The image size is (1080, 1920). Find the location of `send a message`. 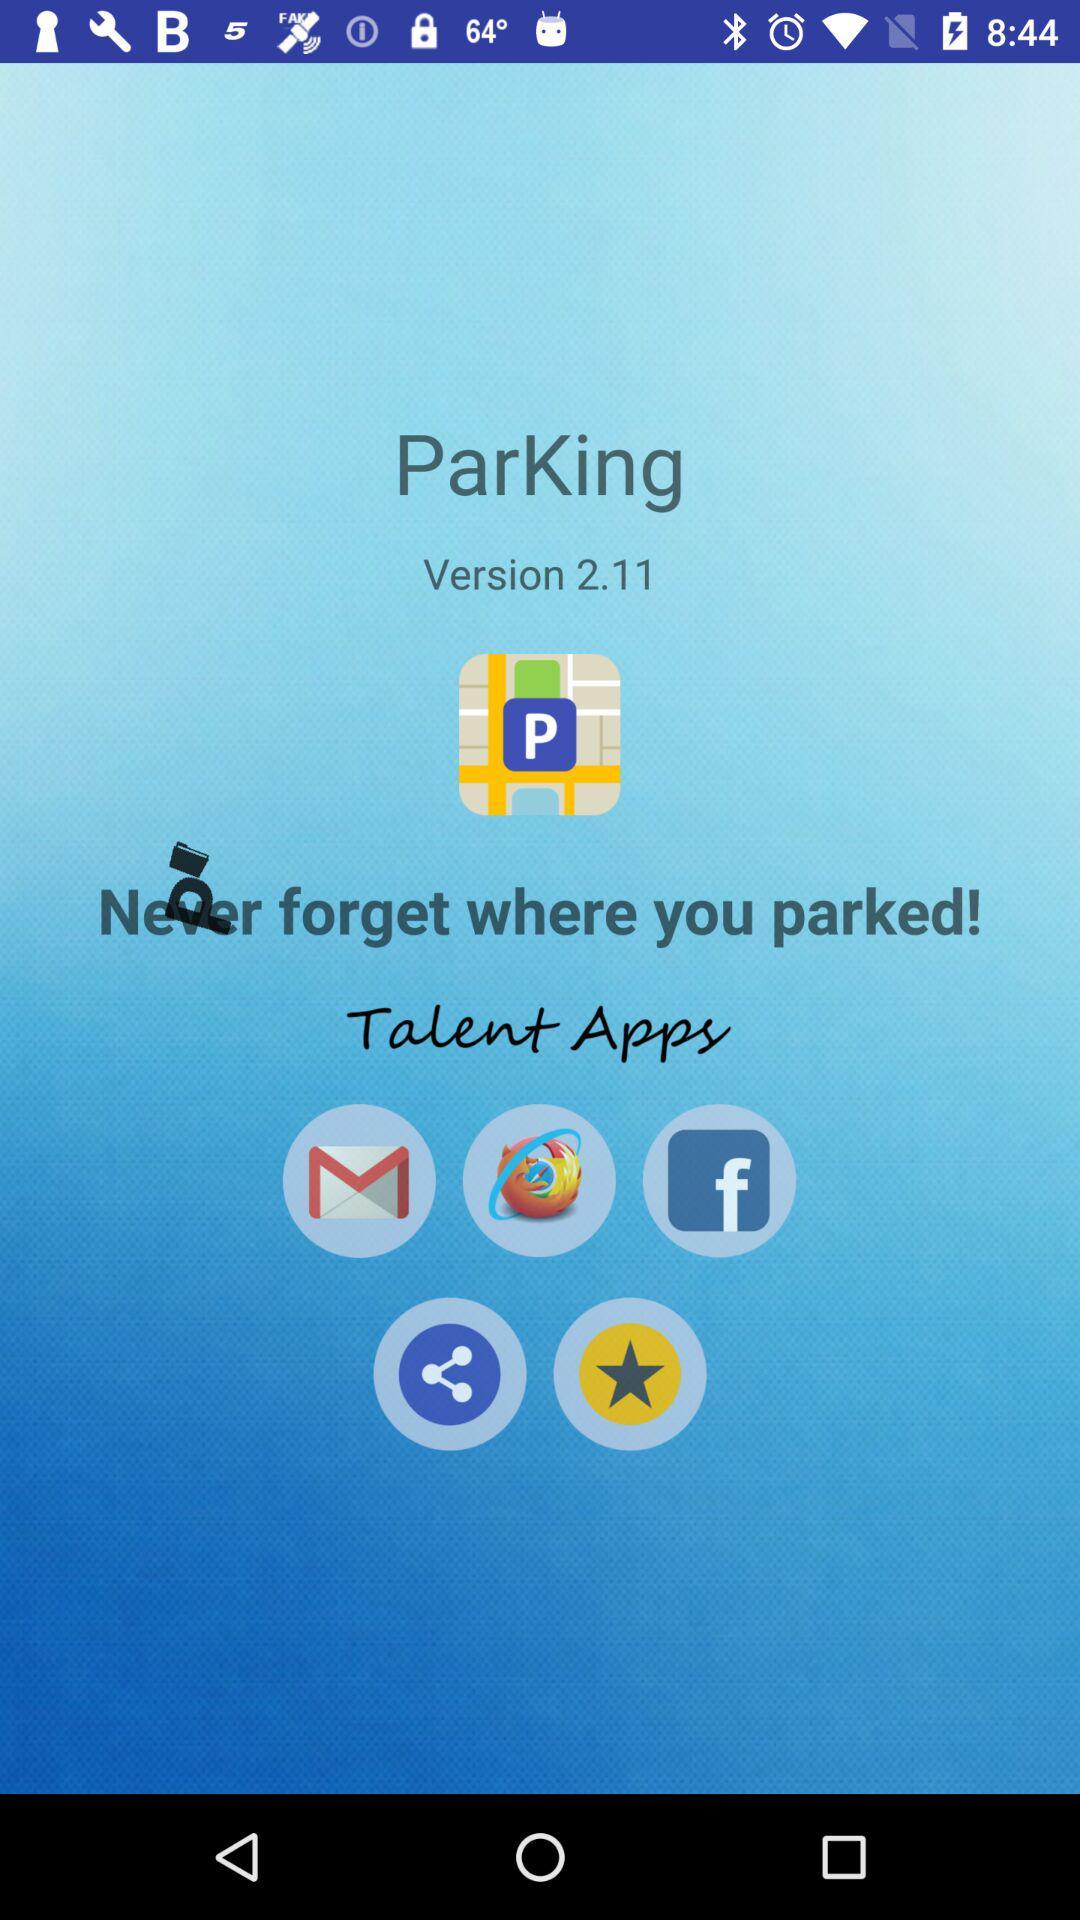

send a message is located at coordinates (358, 1180).